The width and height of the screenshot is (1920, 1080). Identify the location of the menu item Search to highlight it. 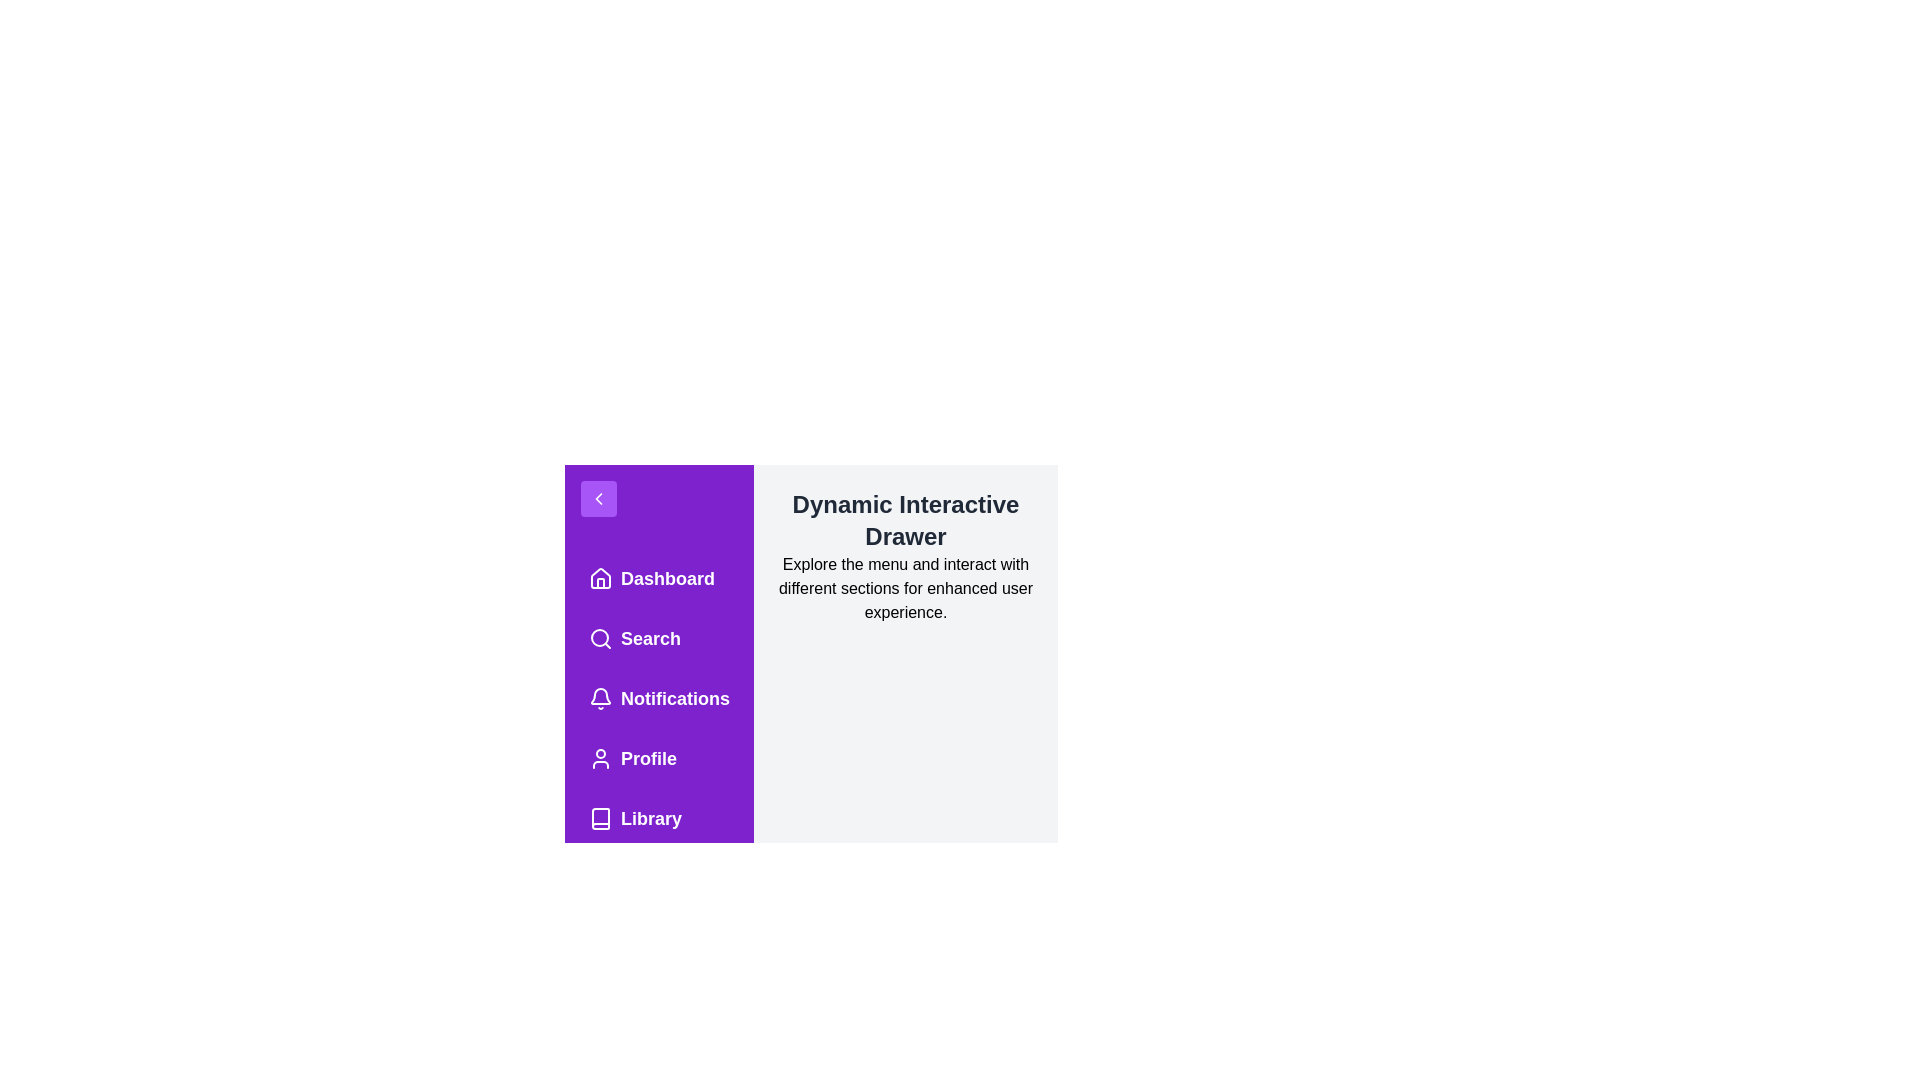
(658, 639).